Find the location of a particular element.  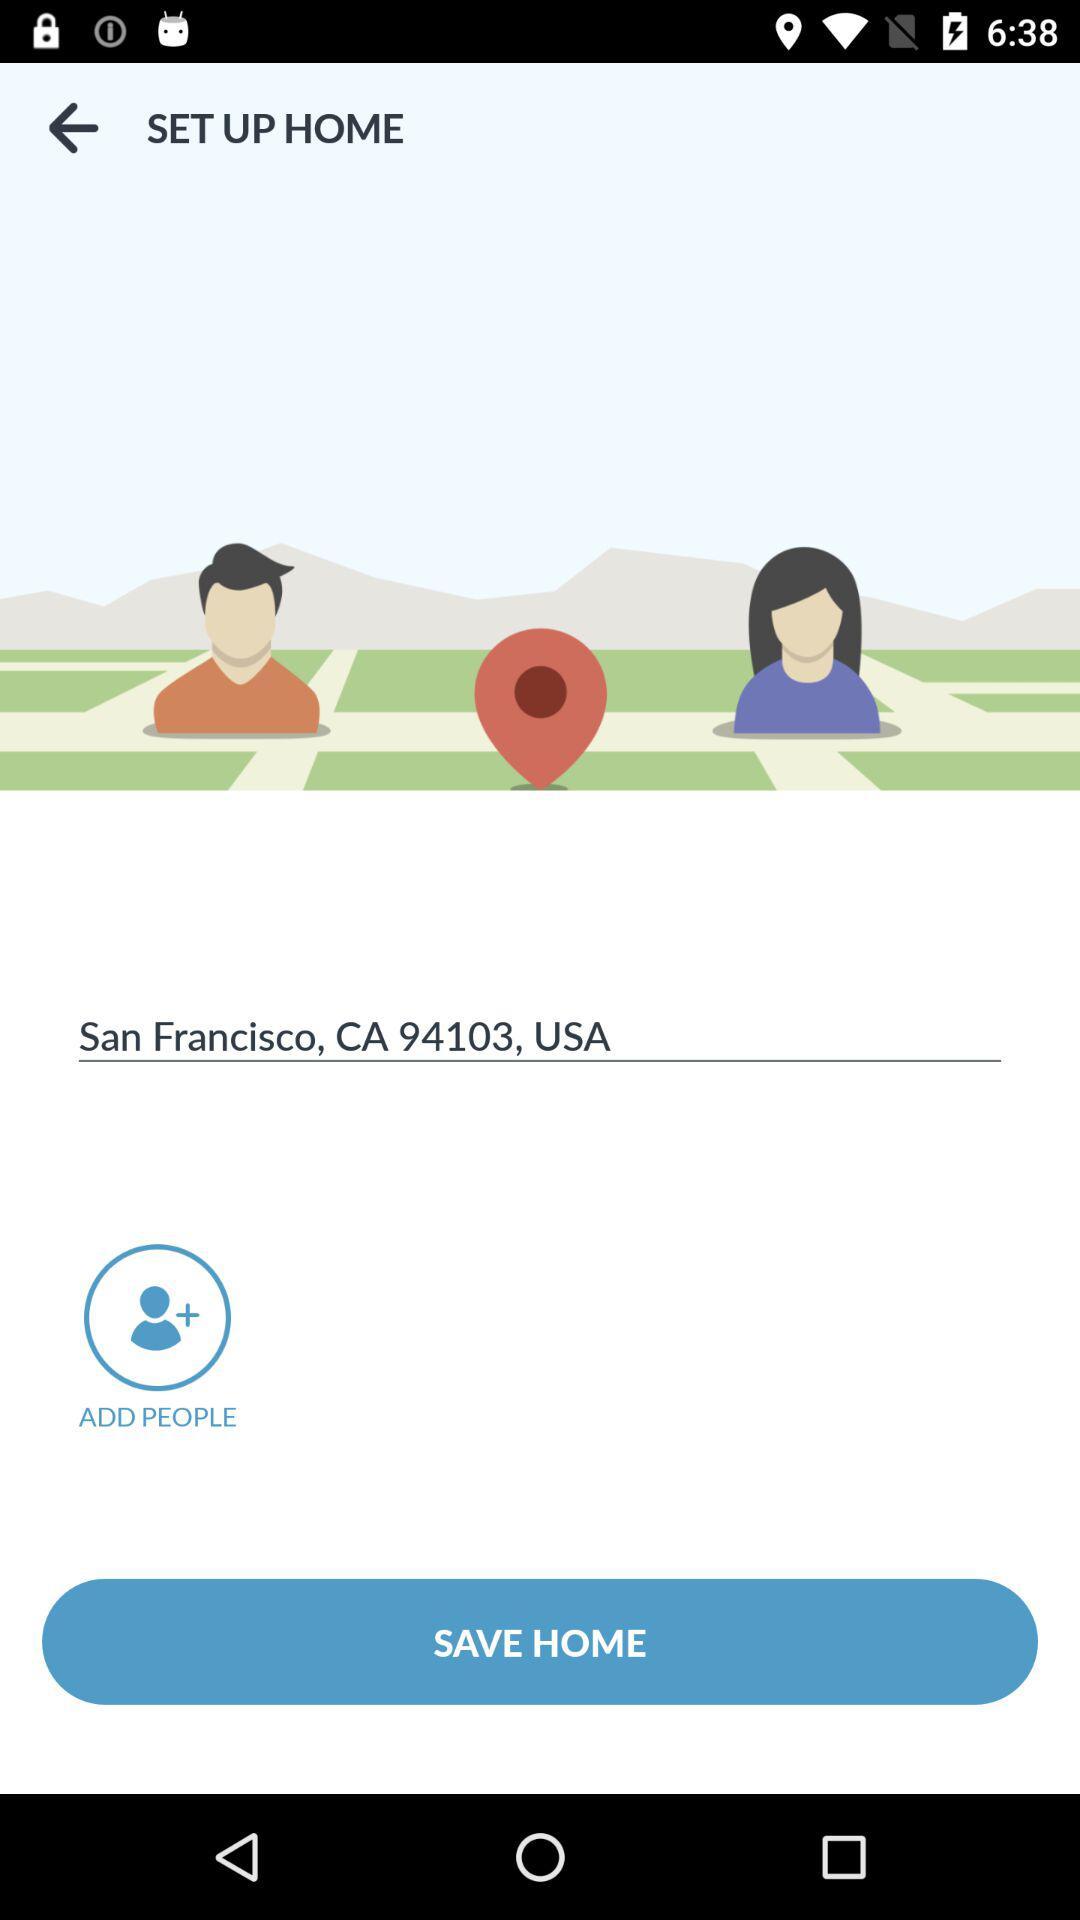

icon to the left of the set up home item is located at coordinates (72, 127).